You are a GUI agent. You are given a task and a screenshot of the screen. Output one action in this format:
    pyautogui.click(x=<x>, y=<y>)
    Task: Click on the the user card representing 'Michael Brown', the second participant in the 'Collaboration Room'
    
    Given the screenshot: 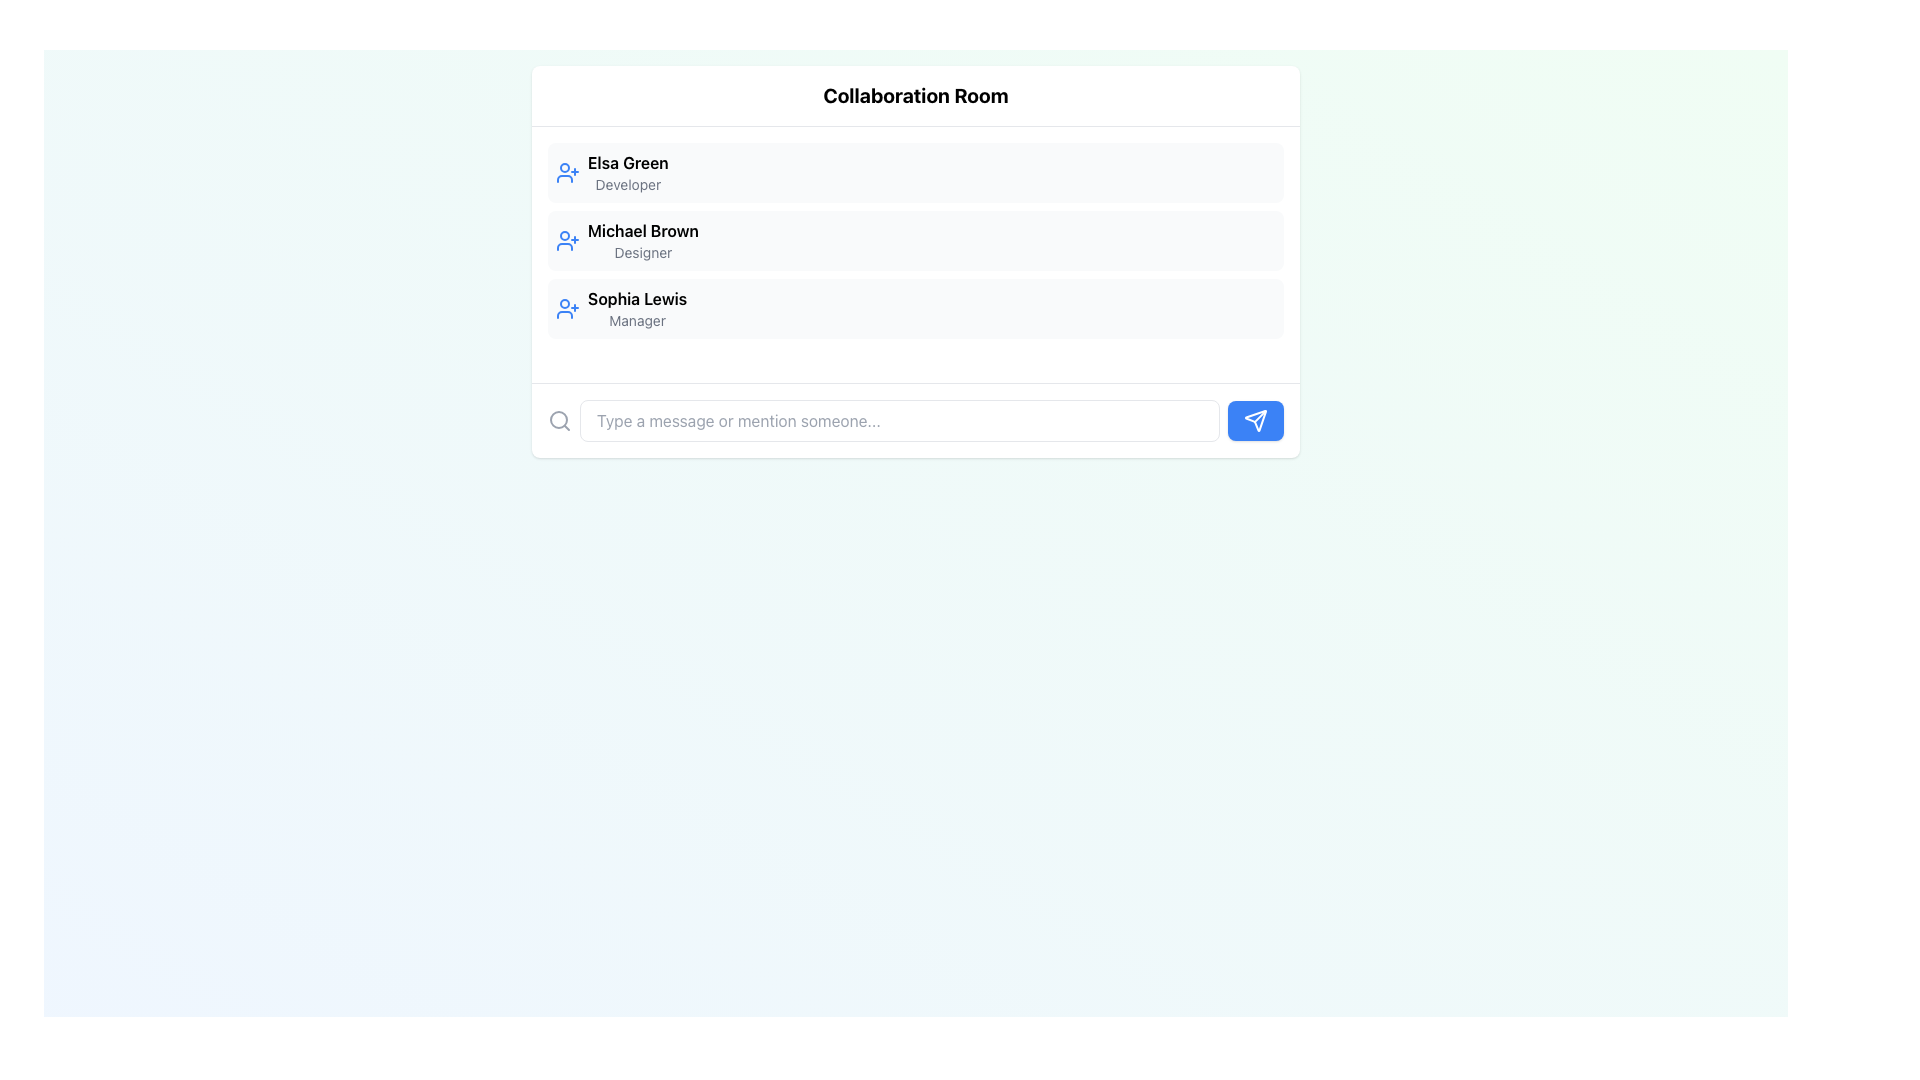 What is the action you would take?
    pyautogui.click(x=915, y=261)
    